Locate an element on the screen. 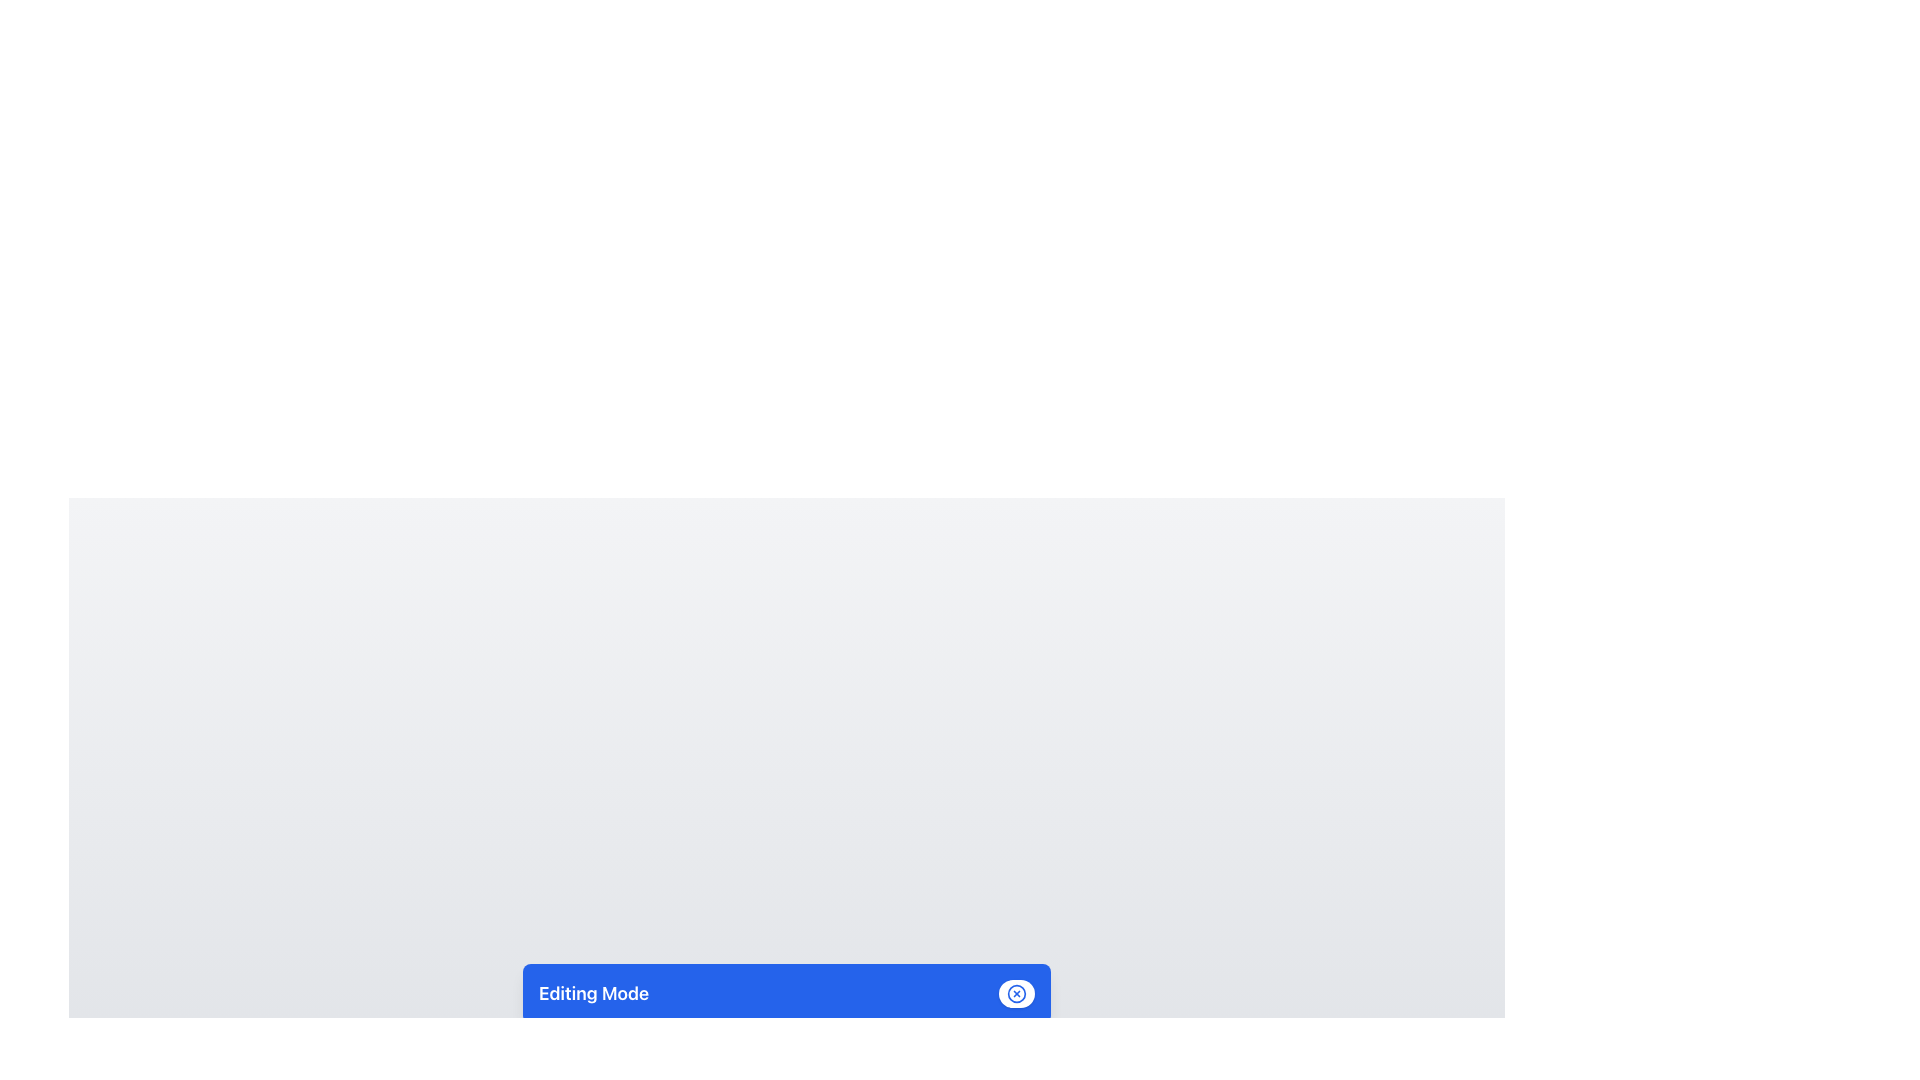  the circular button with a blue border and white background, featuring a blue 'X' symbol in the center, located on the right edge of the 'Editing Mode' blue bar is located at coordinates (1017, 994).